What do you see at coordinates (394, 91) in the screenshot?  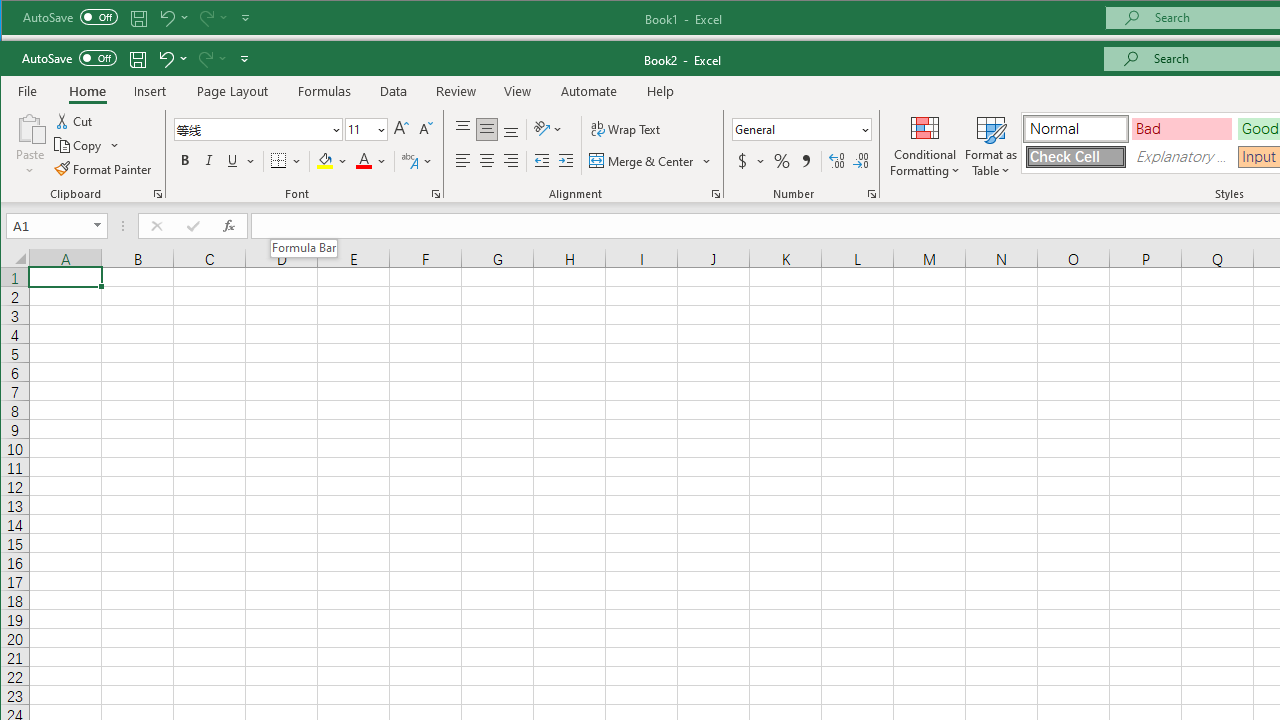 I see `'Data'` at bounding box center [394, 91].